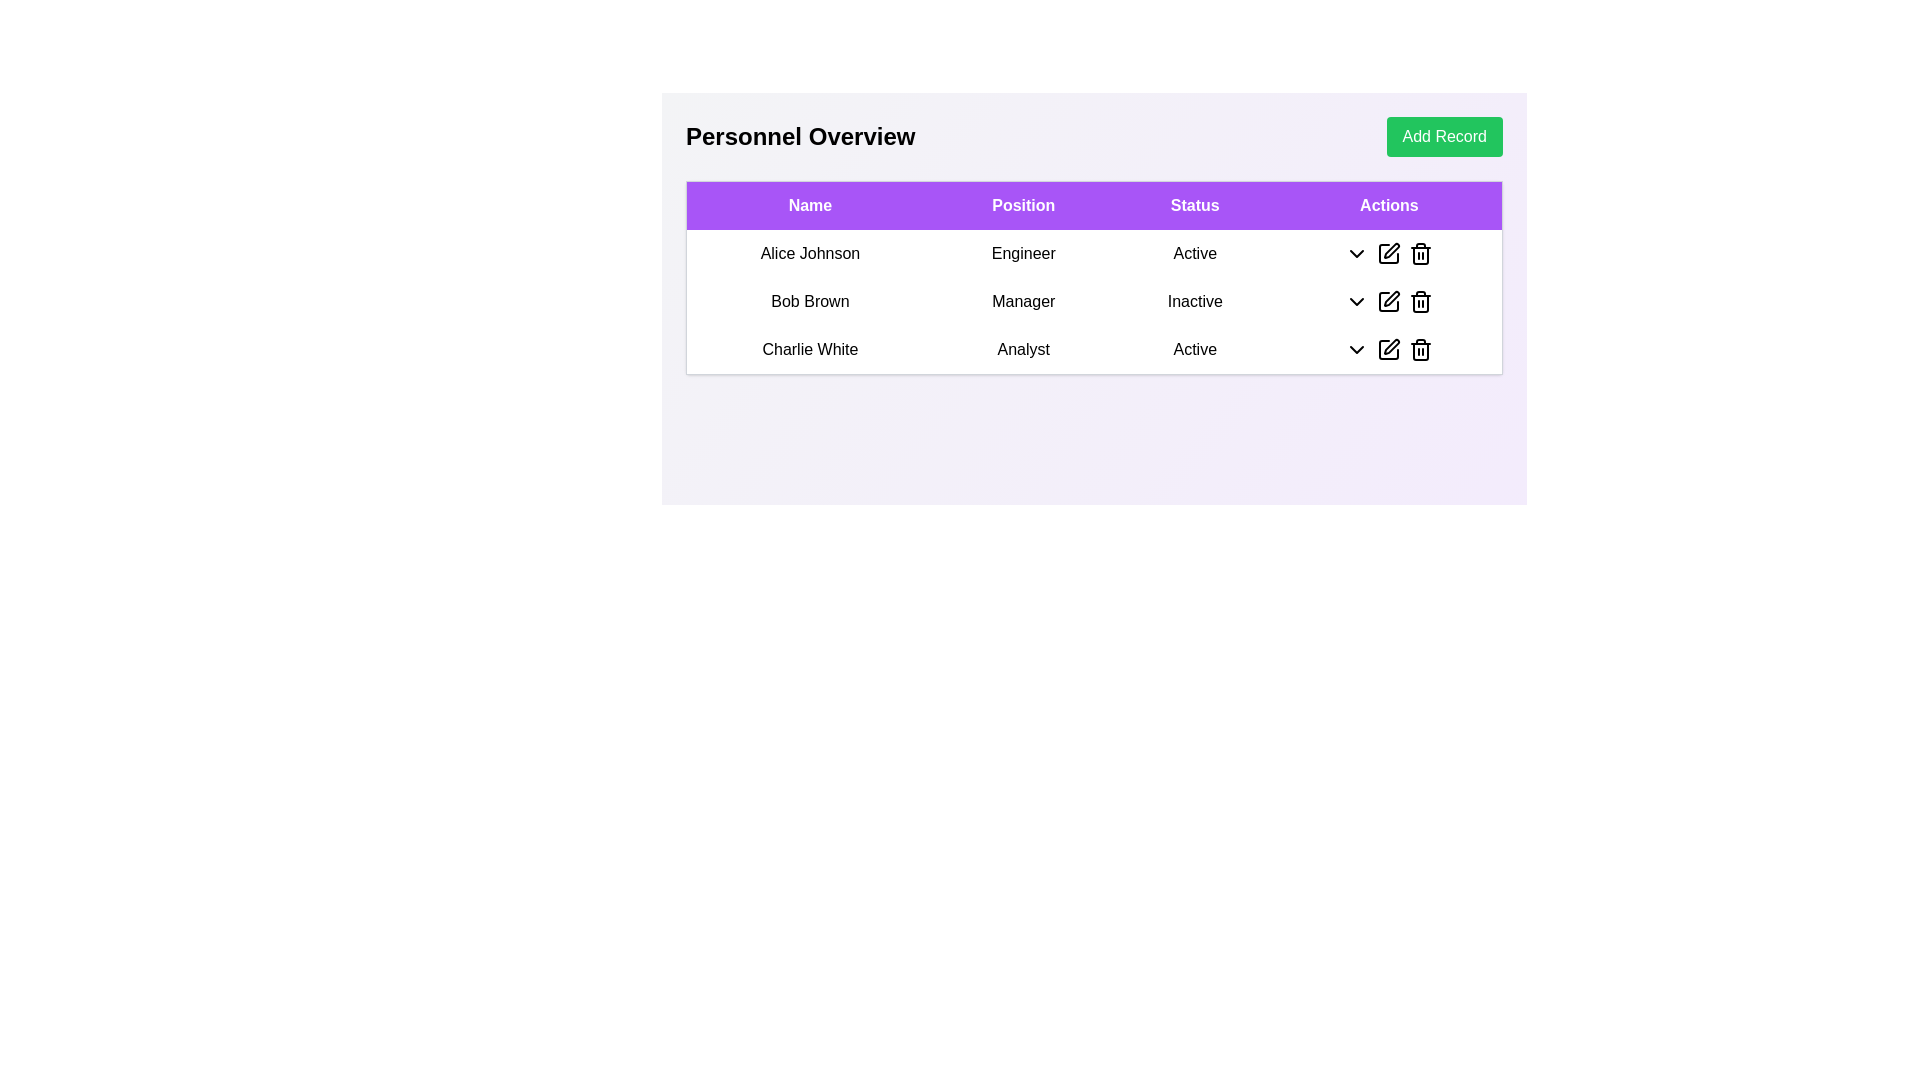  Describe the element at coordinates (1388, 349) in the screenshot. I see `the square button with a pencil symbol located in the bottom row of the 'Actions' column to enter edit mode` at that location.